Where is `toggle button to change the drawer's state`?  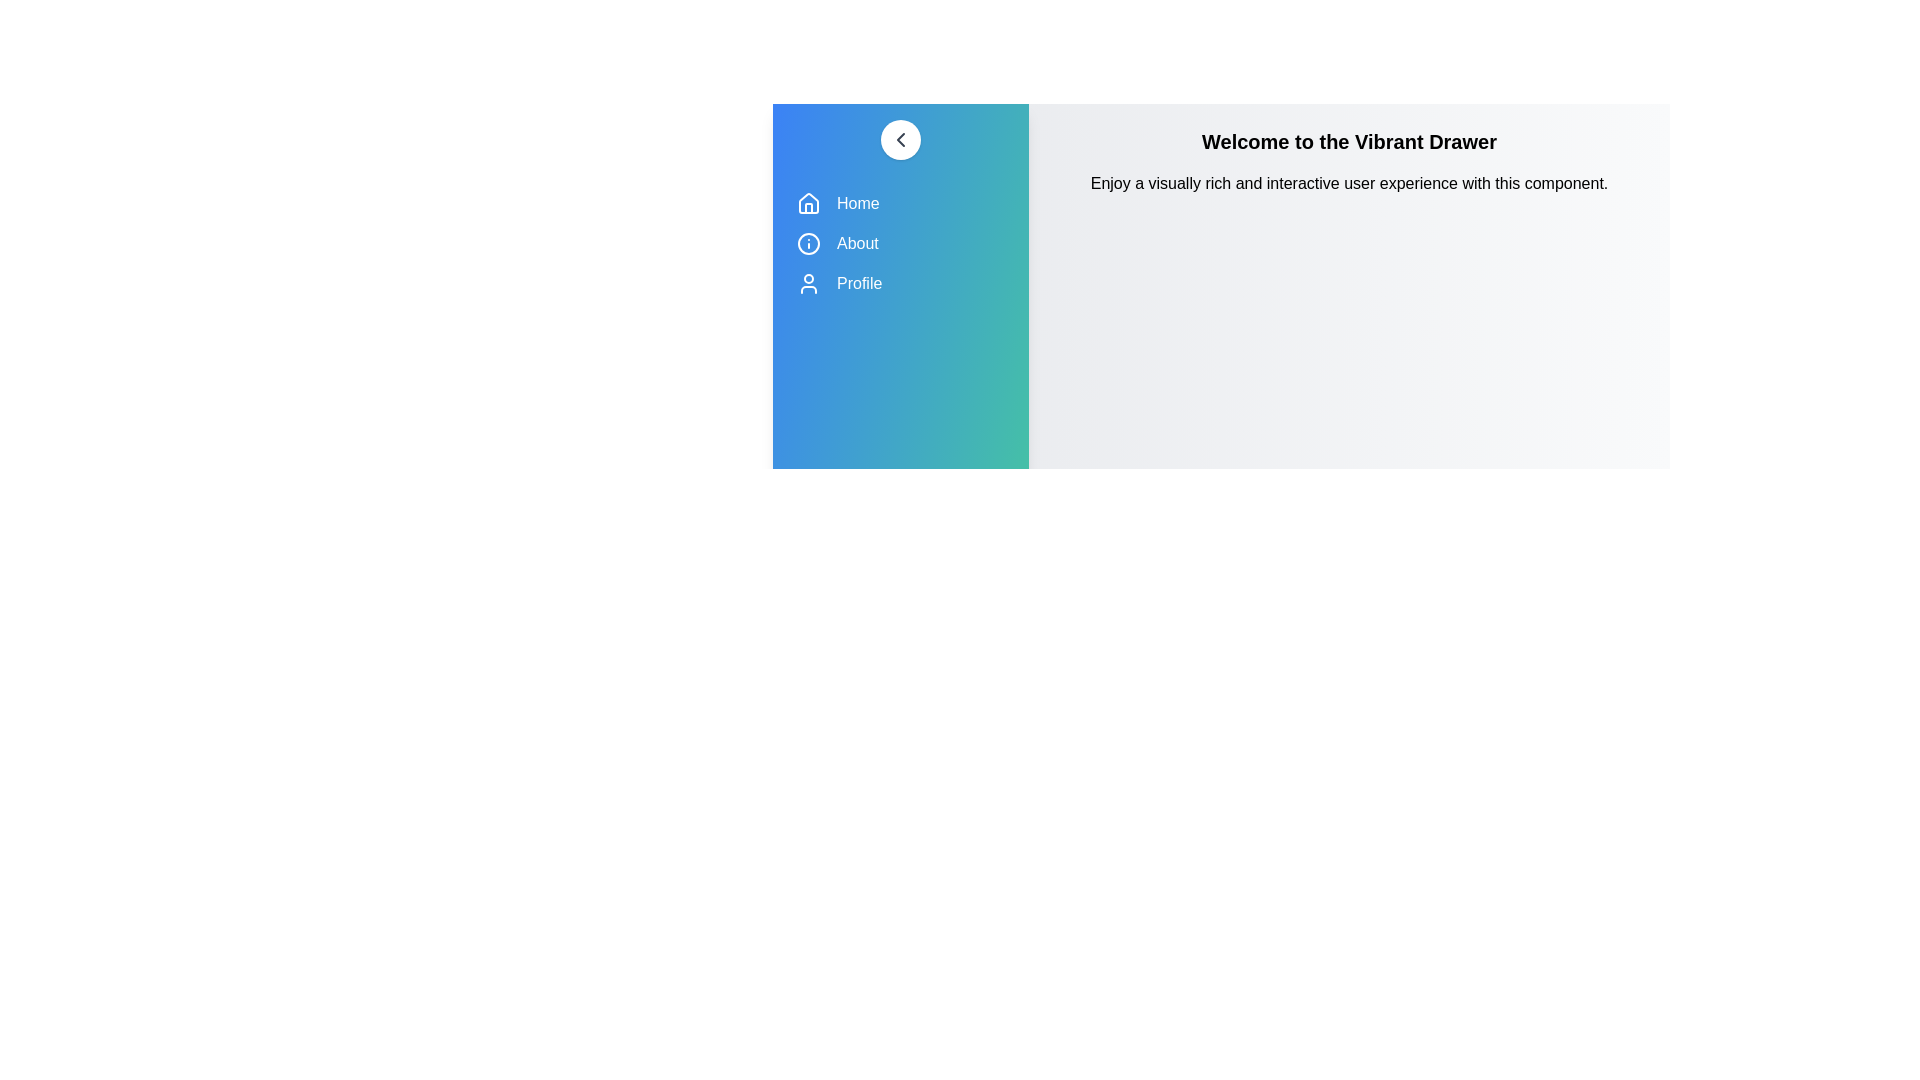
toggle button to change the drawer's state is located at coordinates (900, 138).